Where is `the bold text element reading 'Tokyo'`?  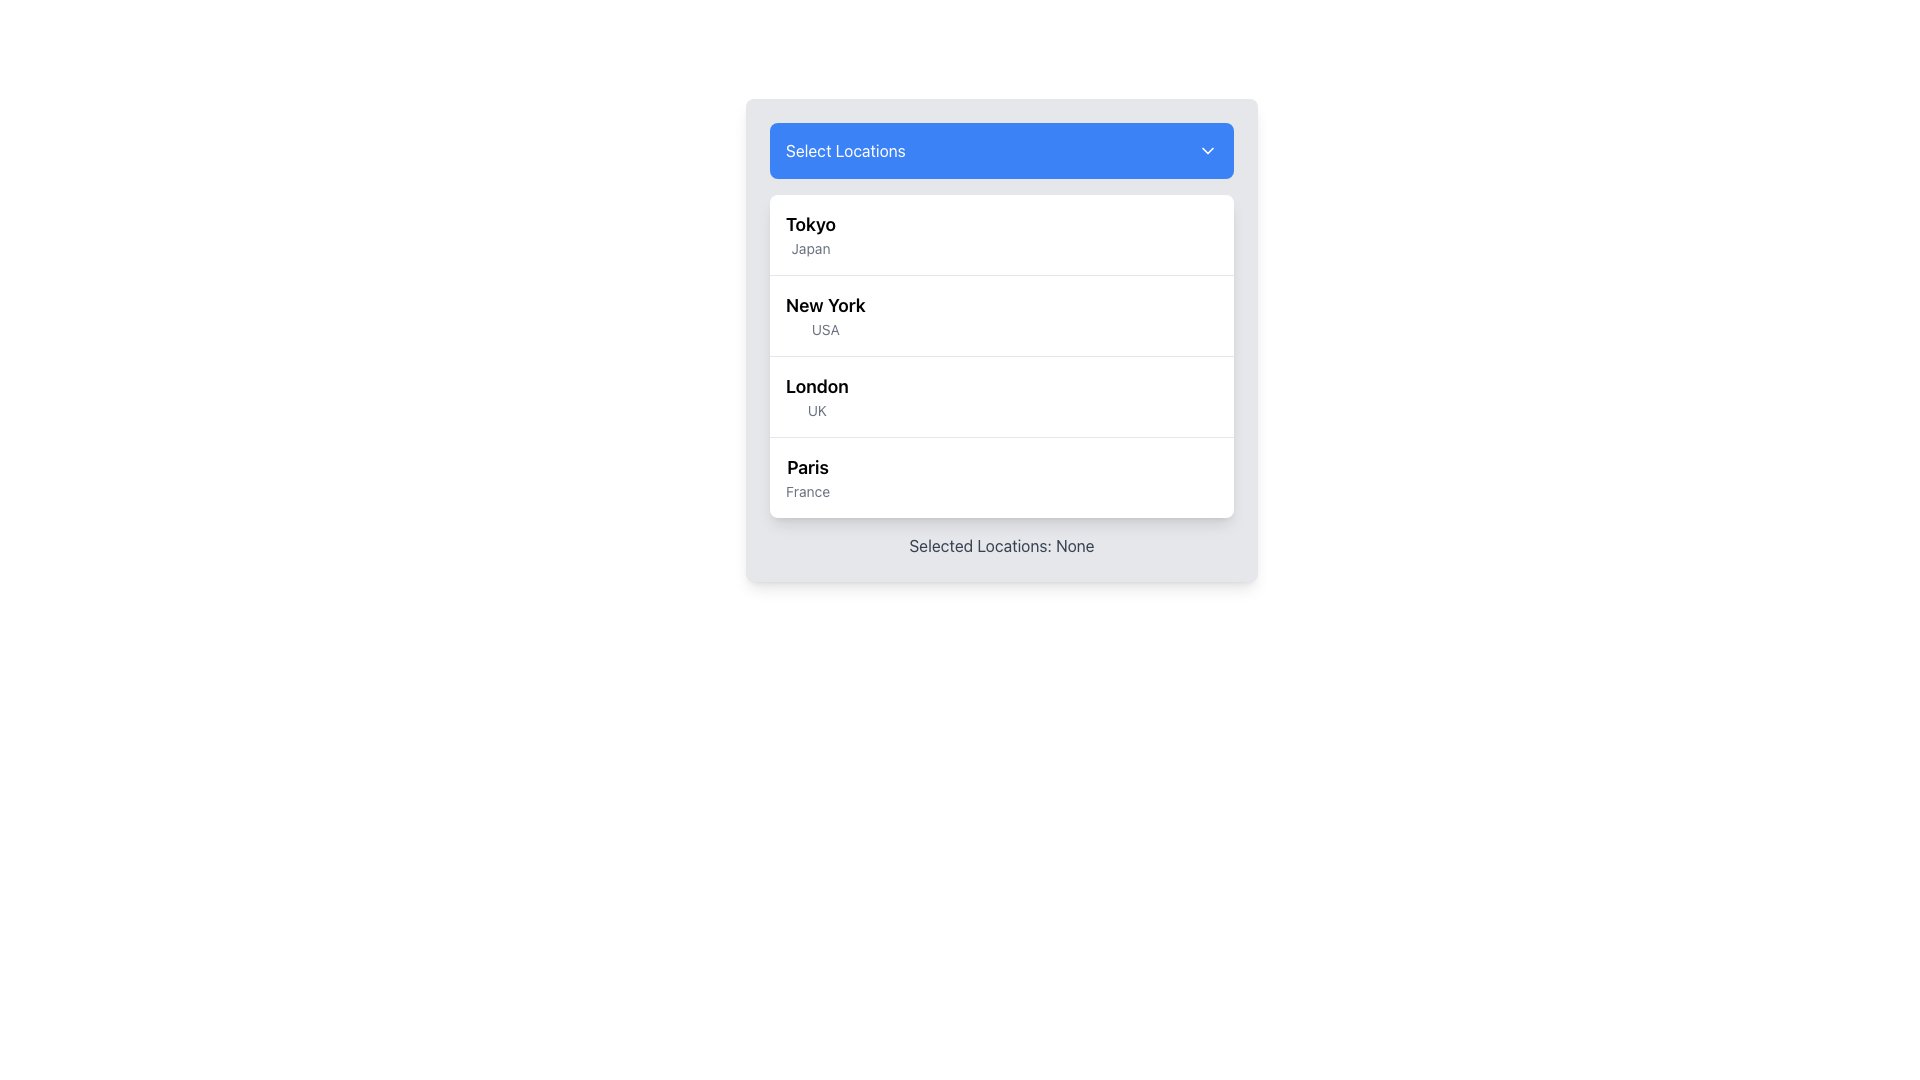 the bold text element reading 'Tokyo' is located at coordinates (811, 224).